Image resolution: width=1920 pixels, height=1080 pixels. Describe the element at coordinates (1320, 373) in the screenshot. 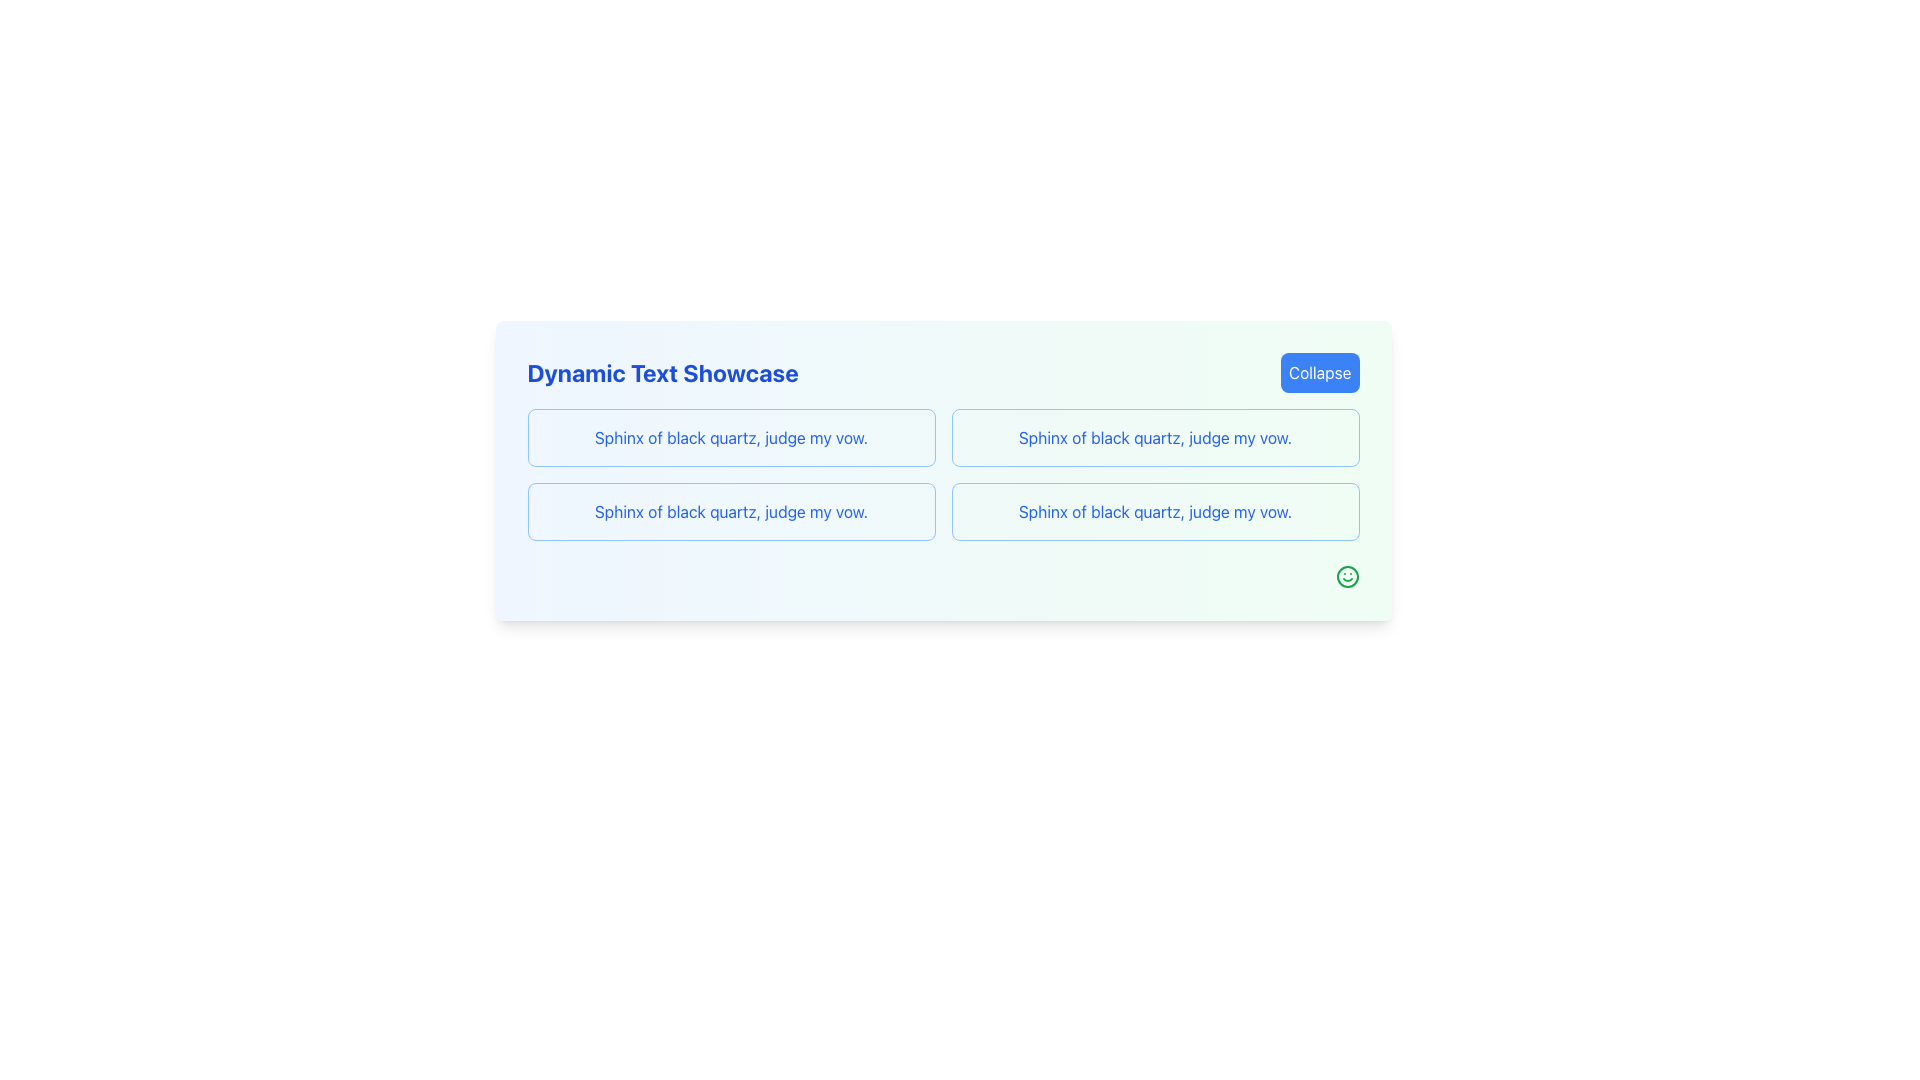

I see `the blue rectangular button with rounded corners that has the white text 'Collapse'` at that location.